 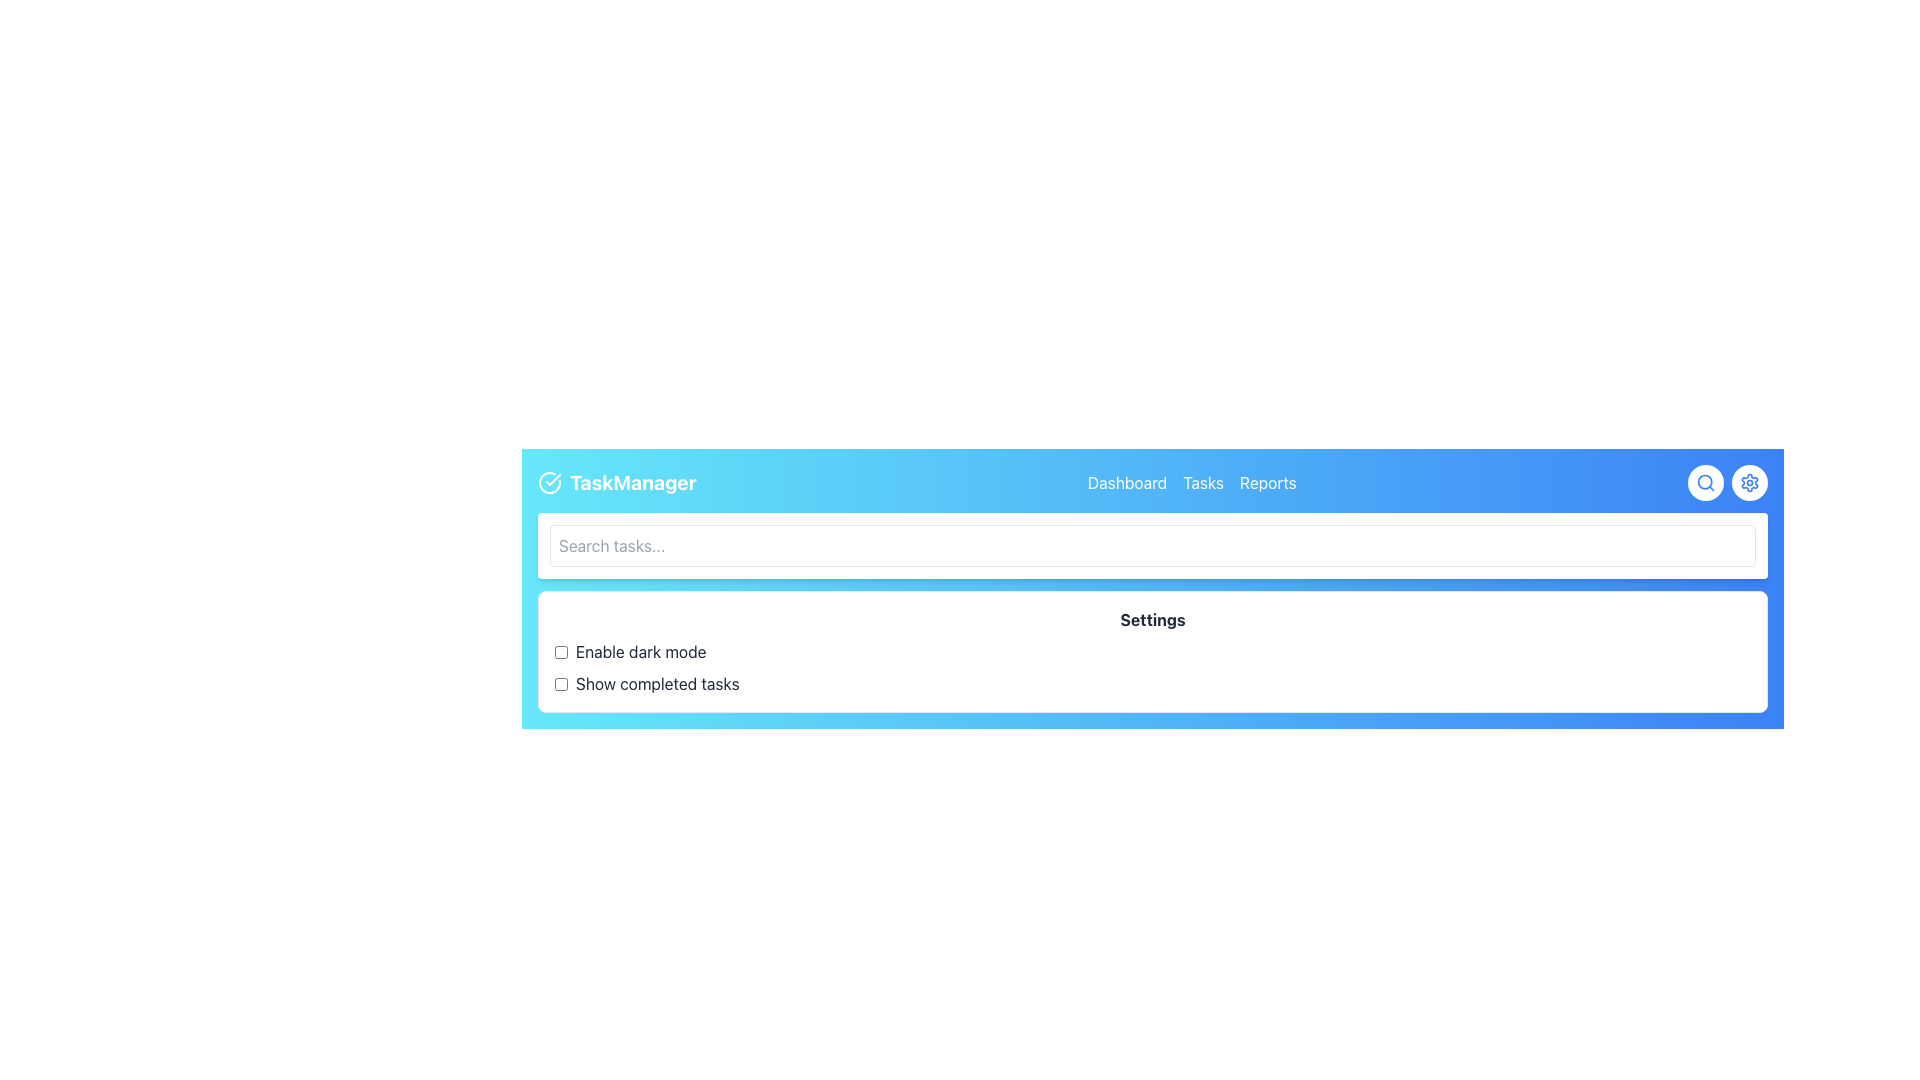 What do you see at coordinates (1127, 482) in the screenshot?
I see `the first hyperlink in the top-right navigation menu` at bounding box center [1127, 482].